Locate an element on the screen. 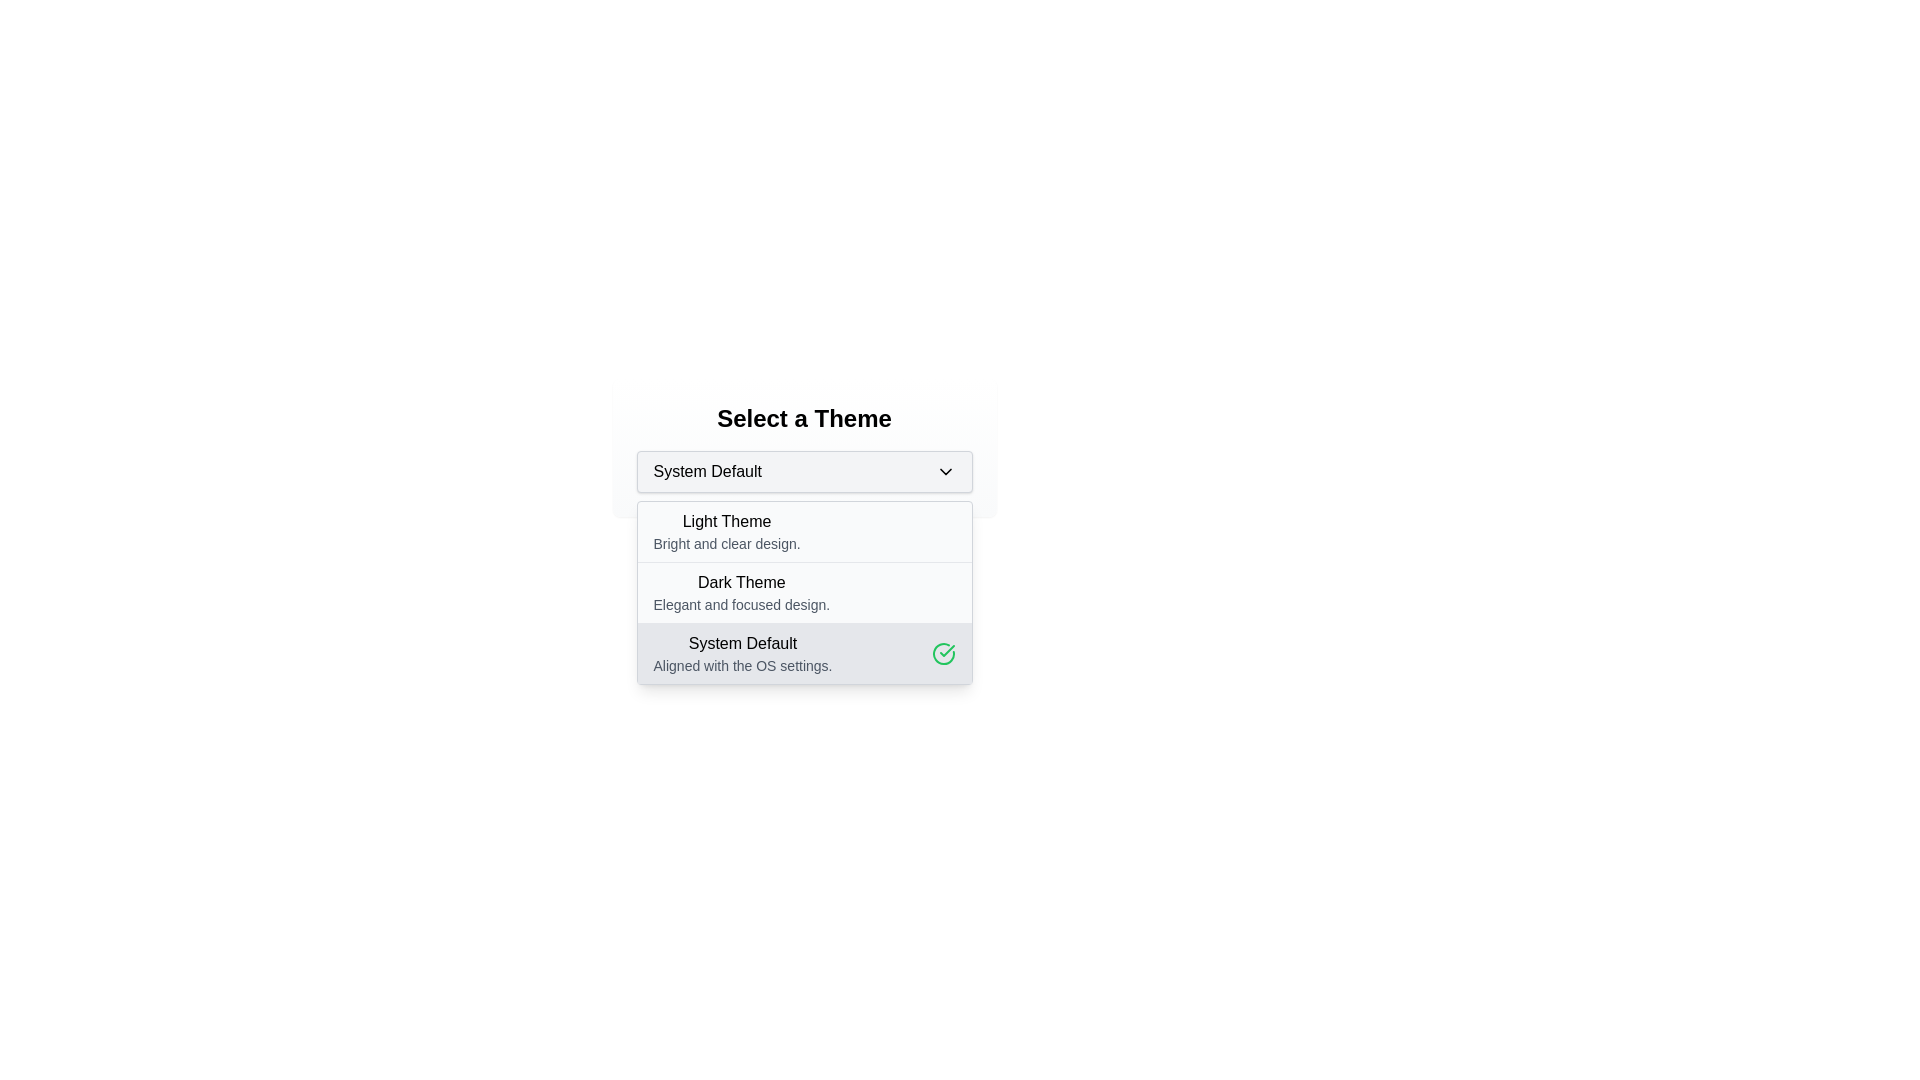 Image resolution: width=1920 pixels, height=1080 pixels. the 'Dark Theme' dropdown option, which is the second entry in the dropdown list under 'Select a Theme' is located at coordinates (740, 592).